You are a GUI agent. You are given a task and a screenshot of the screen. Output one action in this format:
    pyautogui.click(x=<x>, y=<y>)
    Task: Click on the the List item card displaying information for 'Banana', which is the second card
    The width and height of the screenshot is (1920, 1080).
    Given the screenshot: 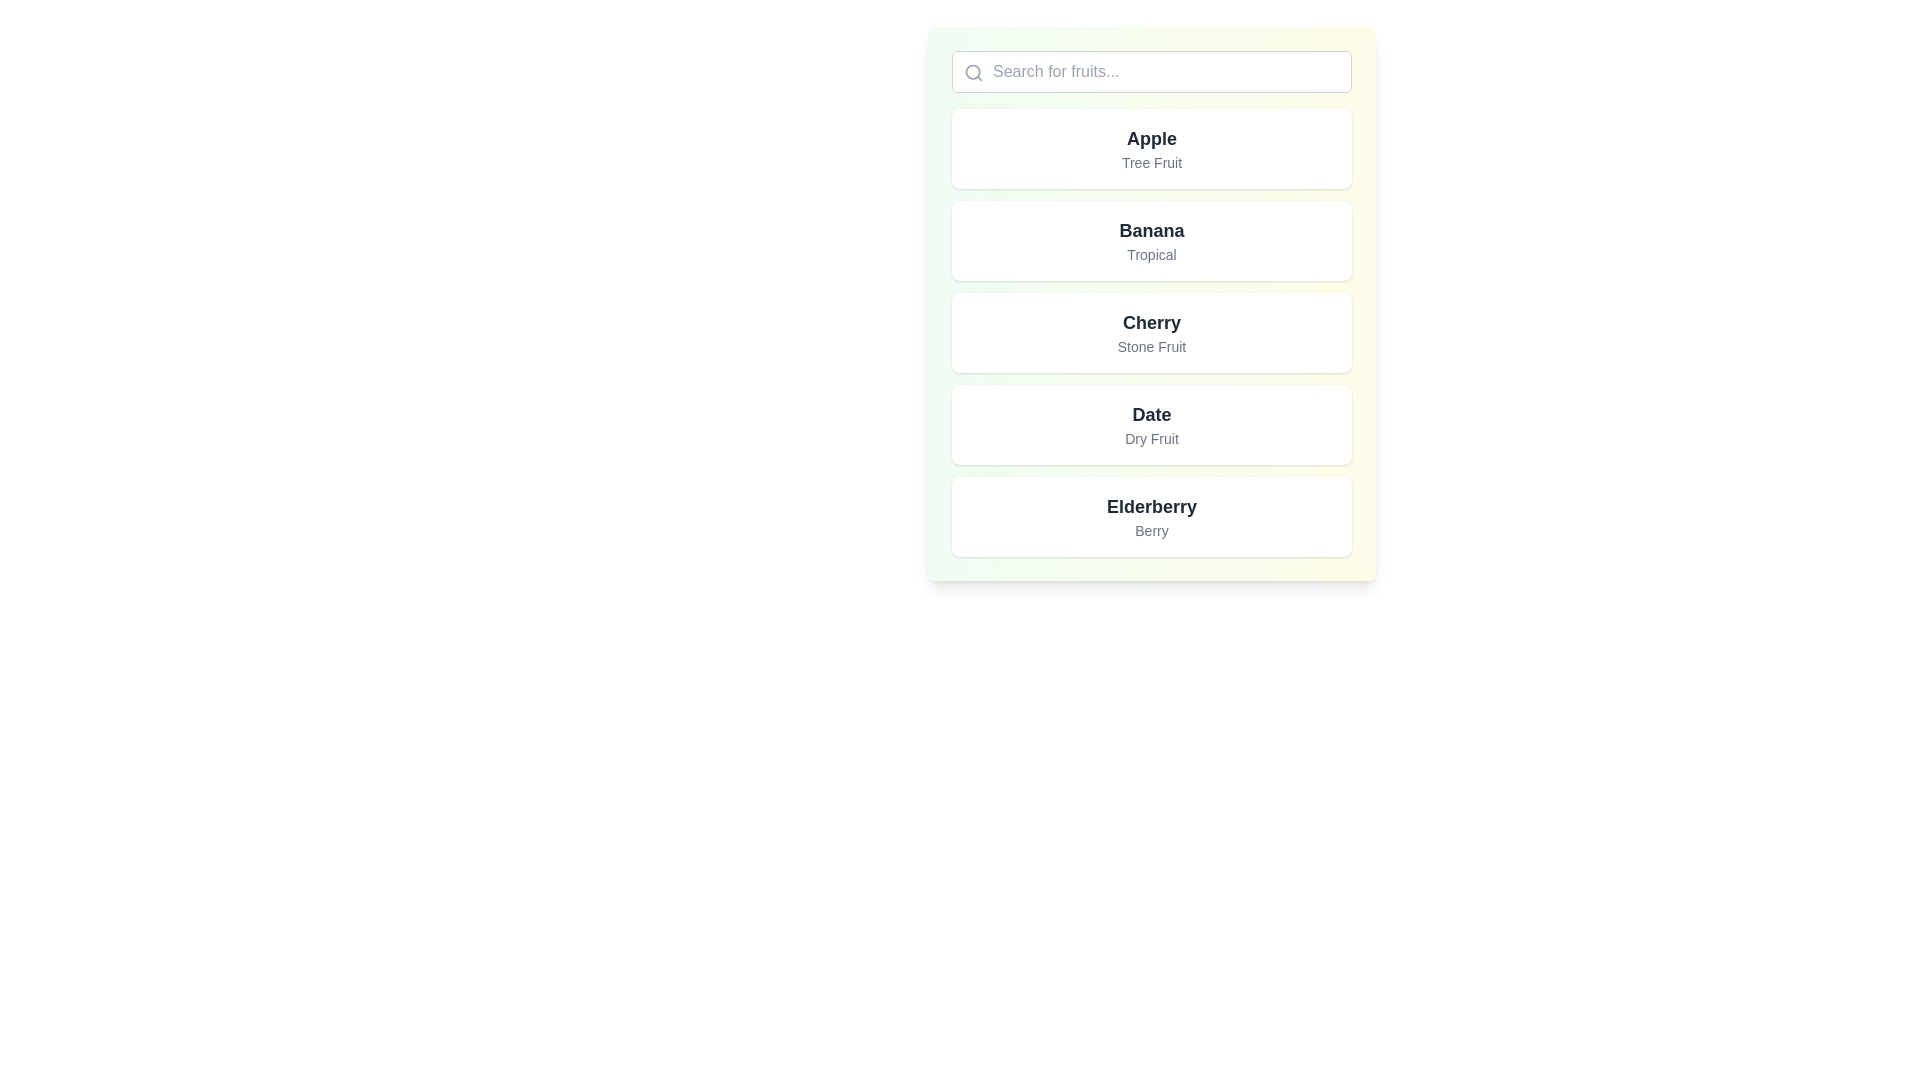 What is the action you would take?
    pyautogui.click(x=1152, y=239)
    